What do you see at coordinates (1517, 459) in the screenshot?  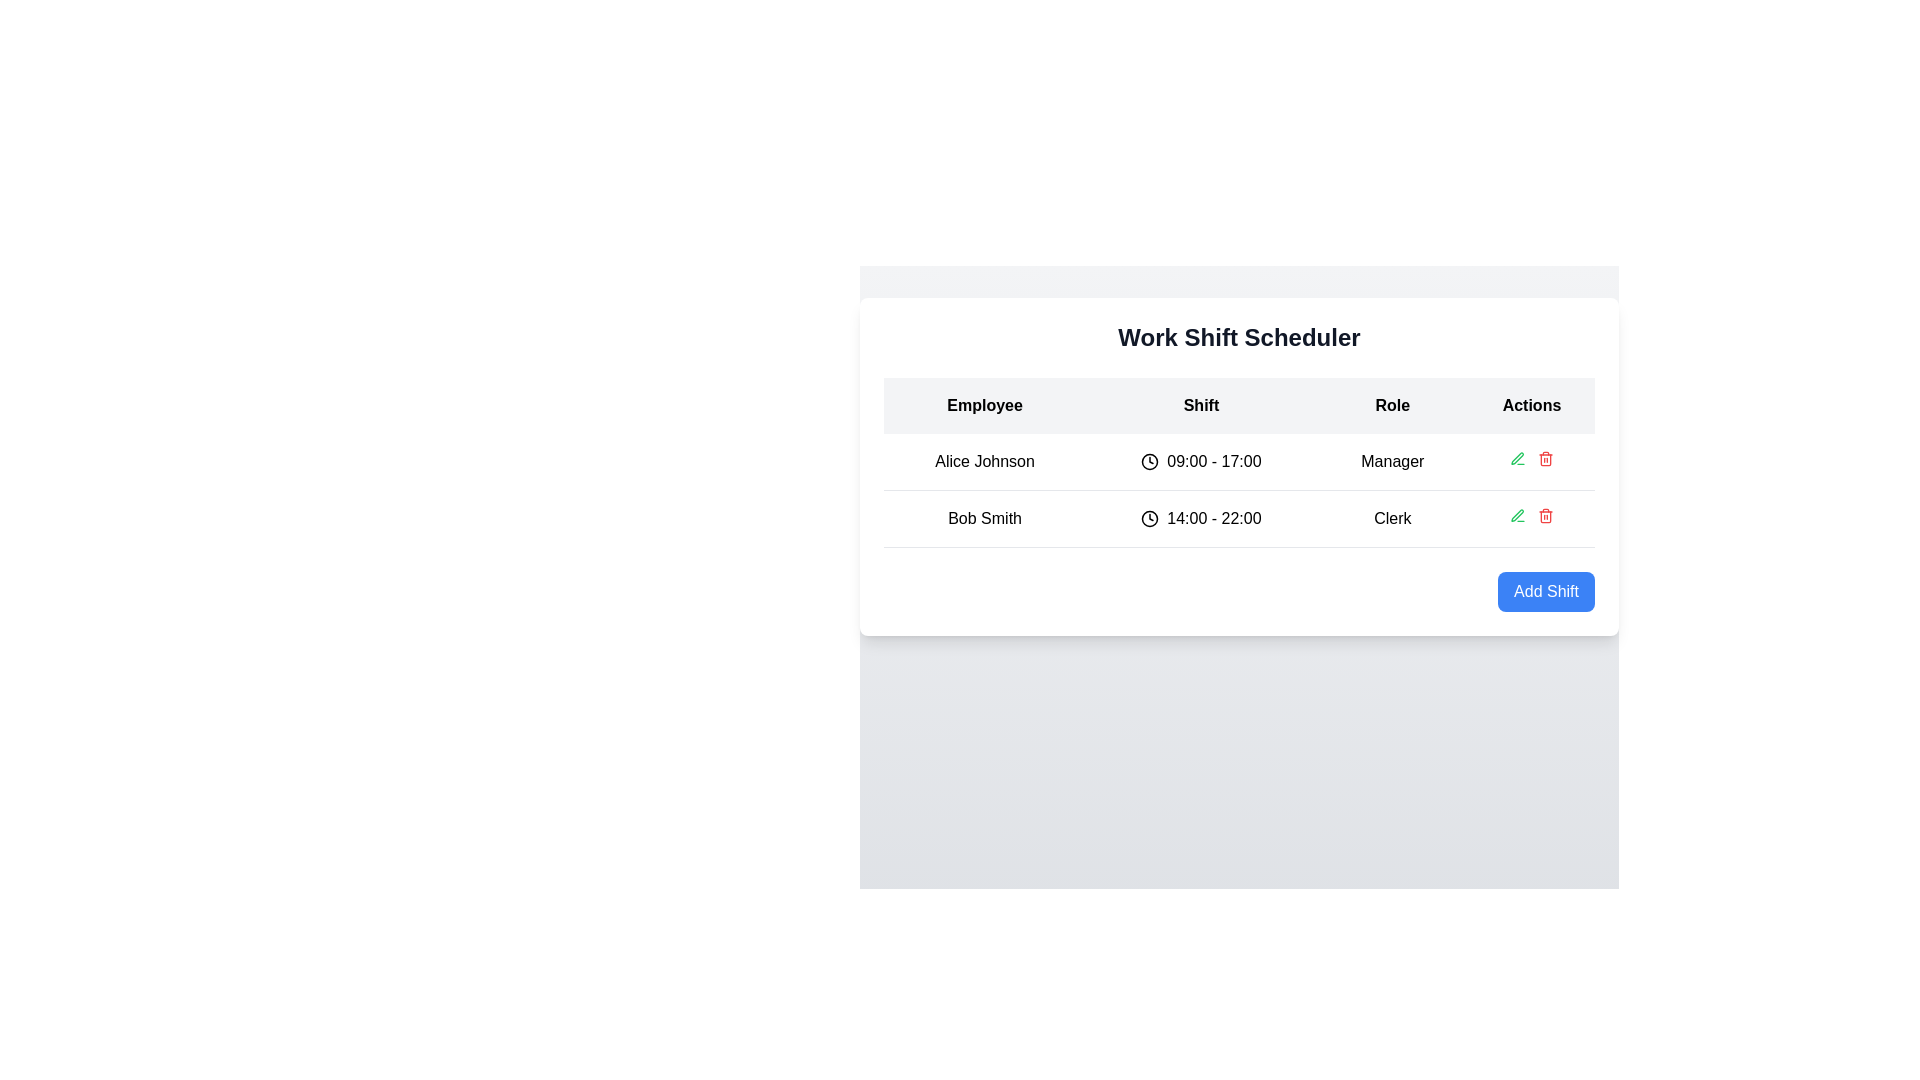 I see `the green pen icon in the 'Actions' column of the second row to initiate the edit operation` at bounding box center [1517, 459].